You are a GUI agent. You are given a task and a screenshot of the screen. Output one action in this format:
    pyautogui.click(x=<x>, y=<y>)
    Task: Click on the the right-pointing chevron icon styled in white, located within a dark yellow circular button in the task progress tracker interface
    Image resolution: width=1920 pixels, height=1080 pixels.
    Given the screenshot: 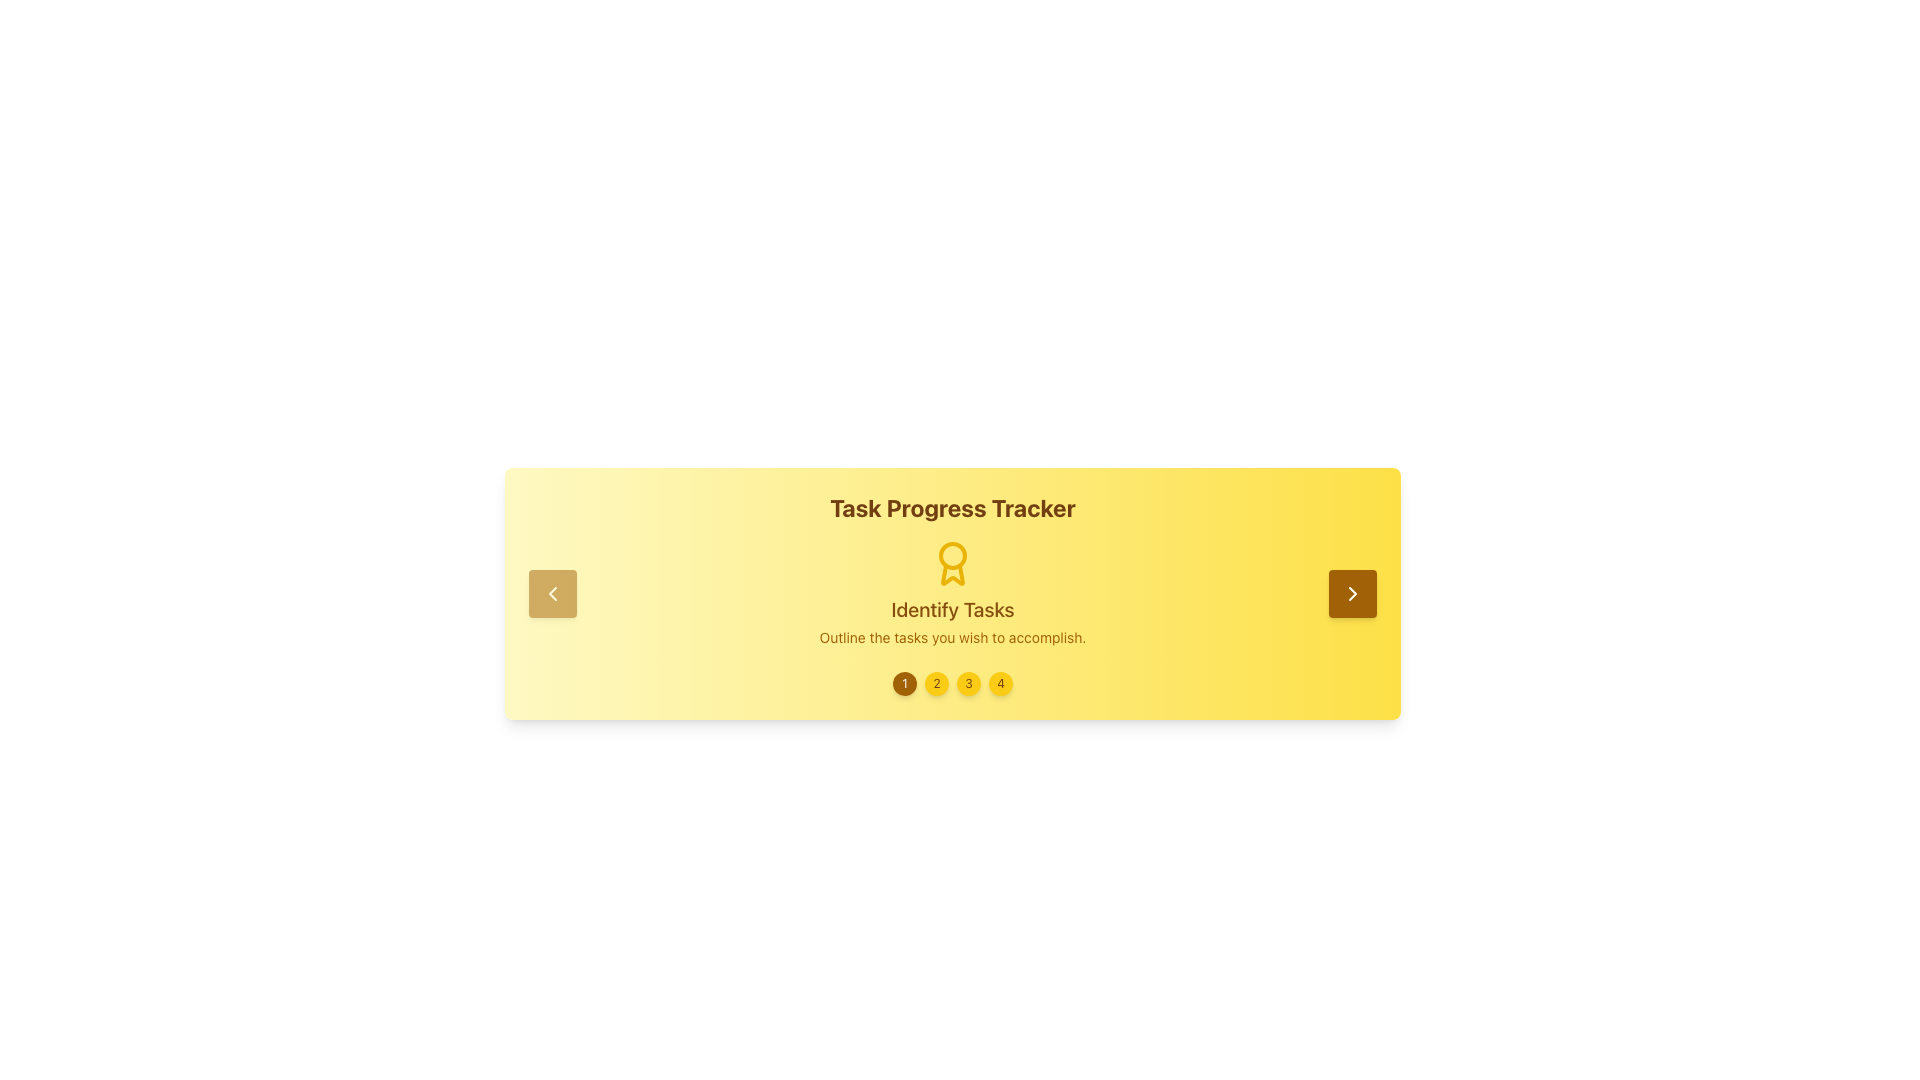 What is the action you would take?
    pyautogui.click(x=1353, y=593)
    